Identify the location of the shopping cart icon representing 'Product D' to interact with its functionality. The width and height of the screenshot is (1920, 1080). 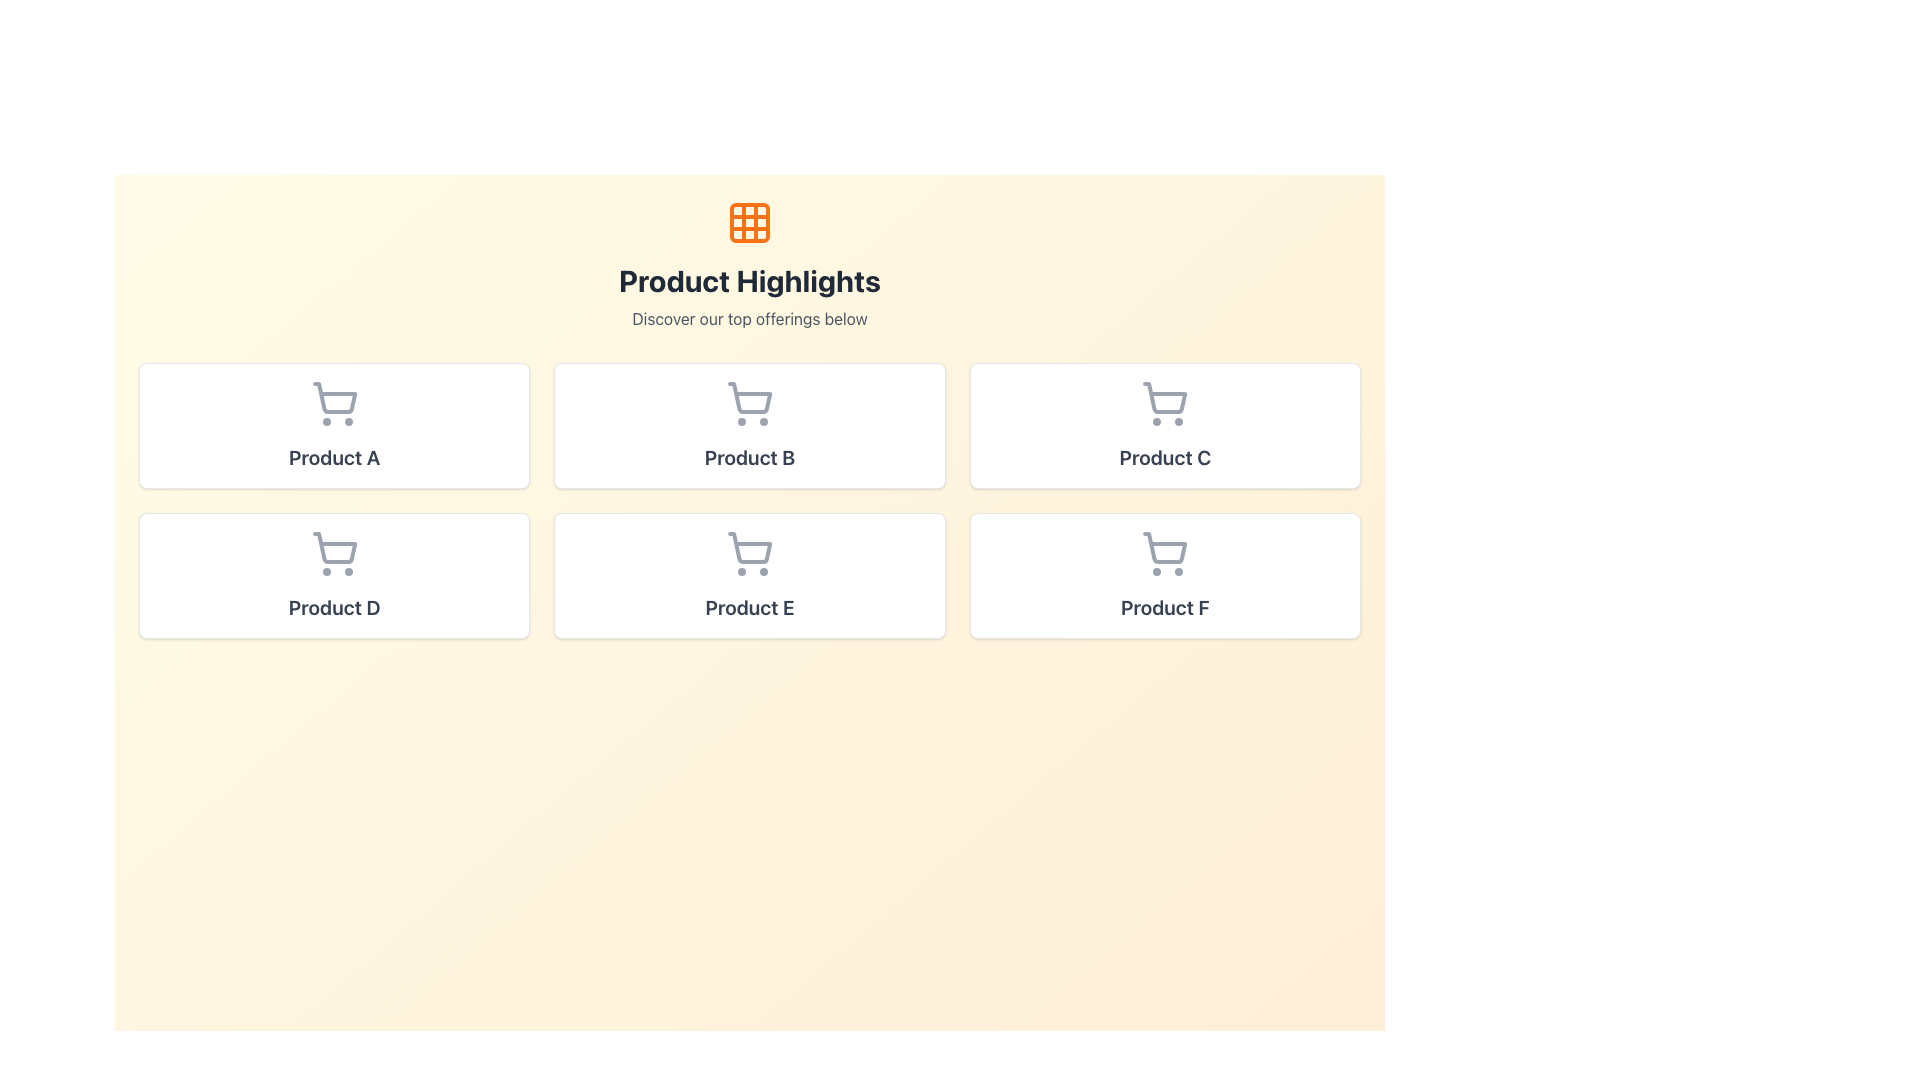
(334, 548).